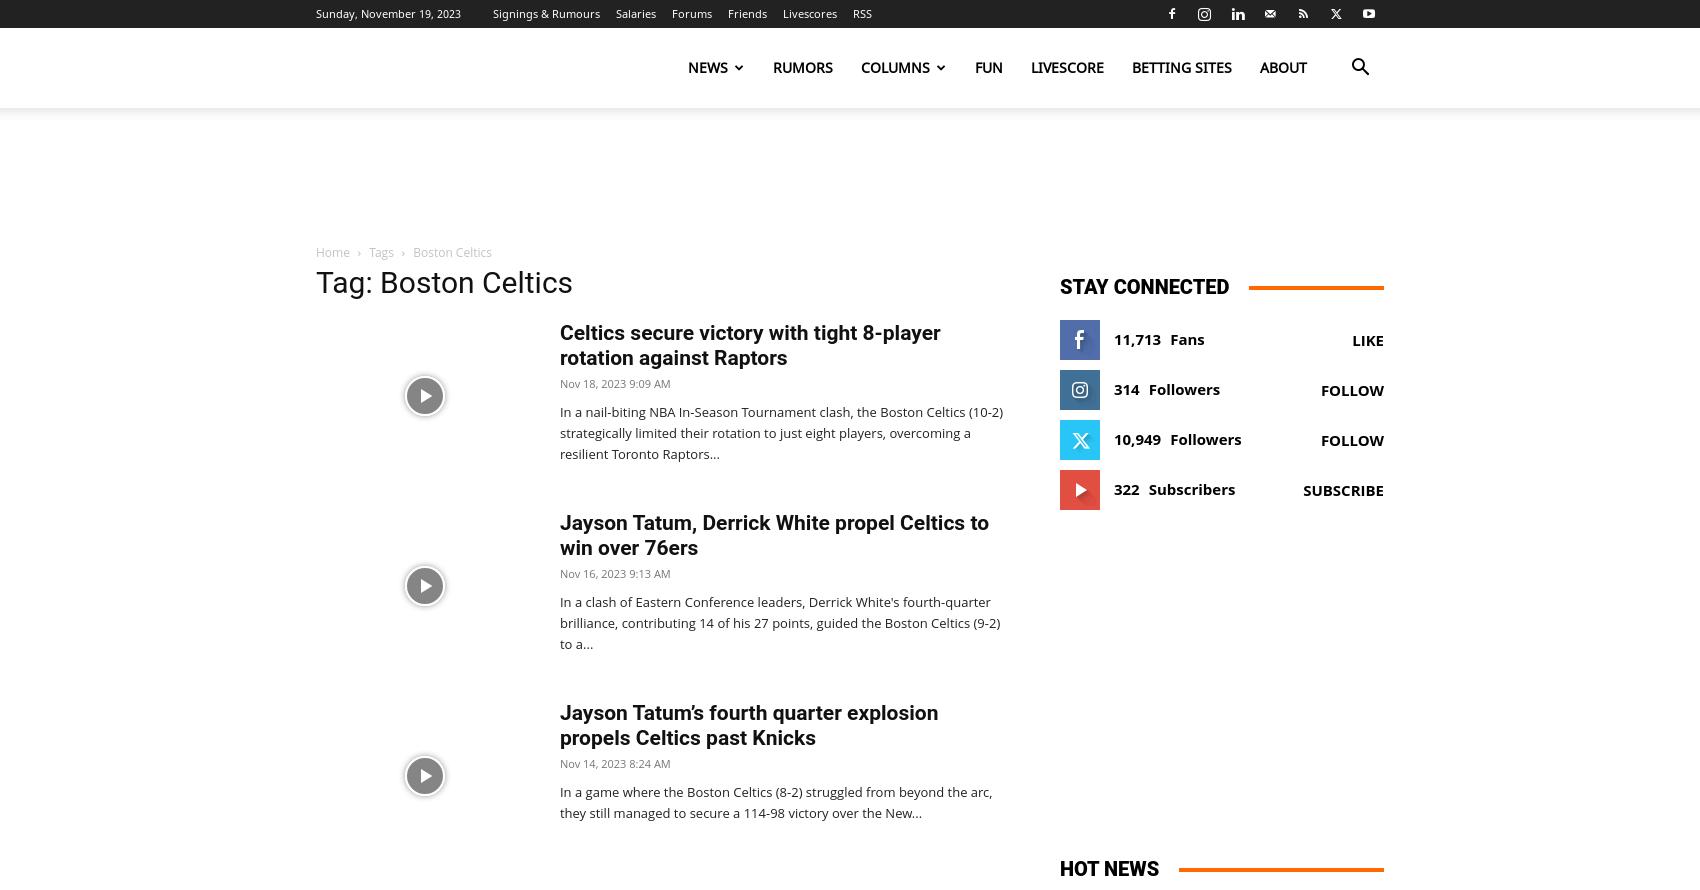 The height and width of the screenshot is (890, 1700). What do you see at coordinates (780, 431) in the screenshot?
I see `'In a nail-biting NBA In-Season Tournament clash, the Boston Celtics (10-2) strategically limited their rotation to just eight players, overcoming a resilient Toronto Raptors...'` at bounding box center [780, 431].